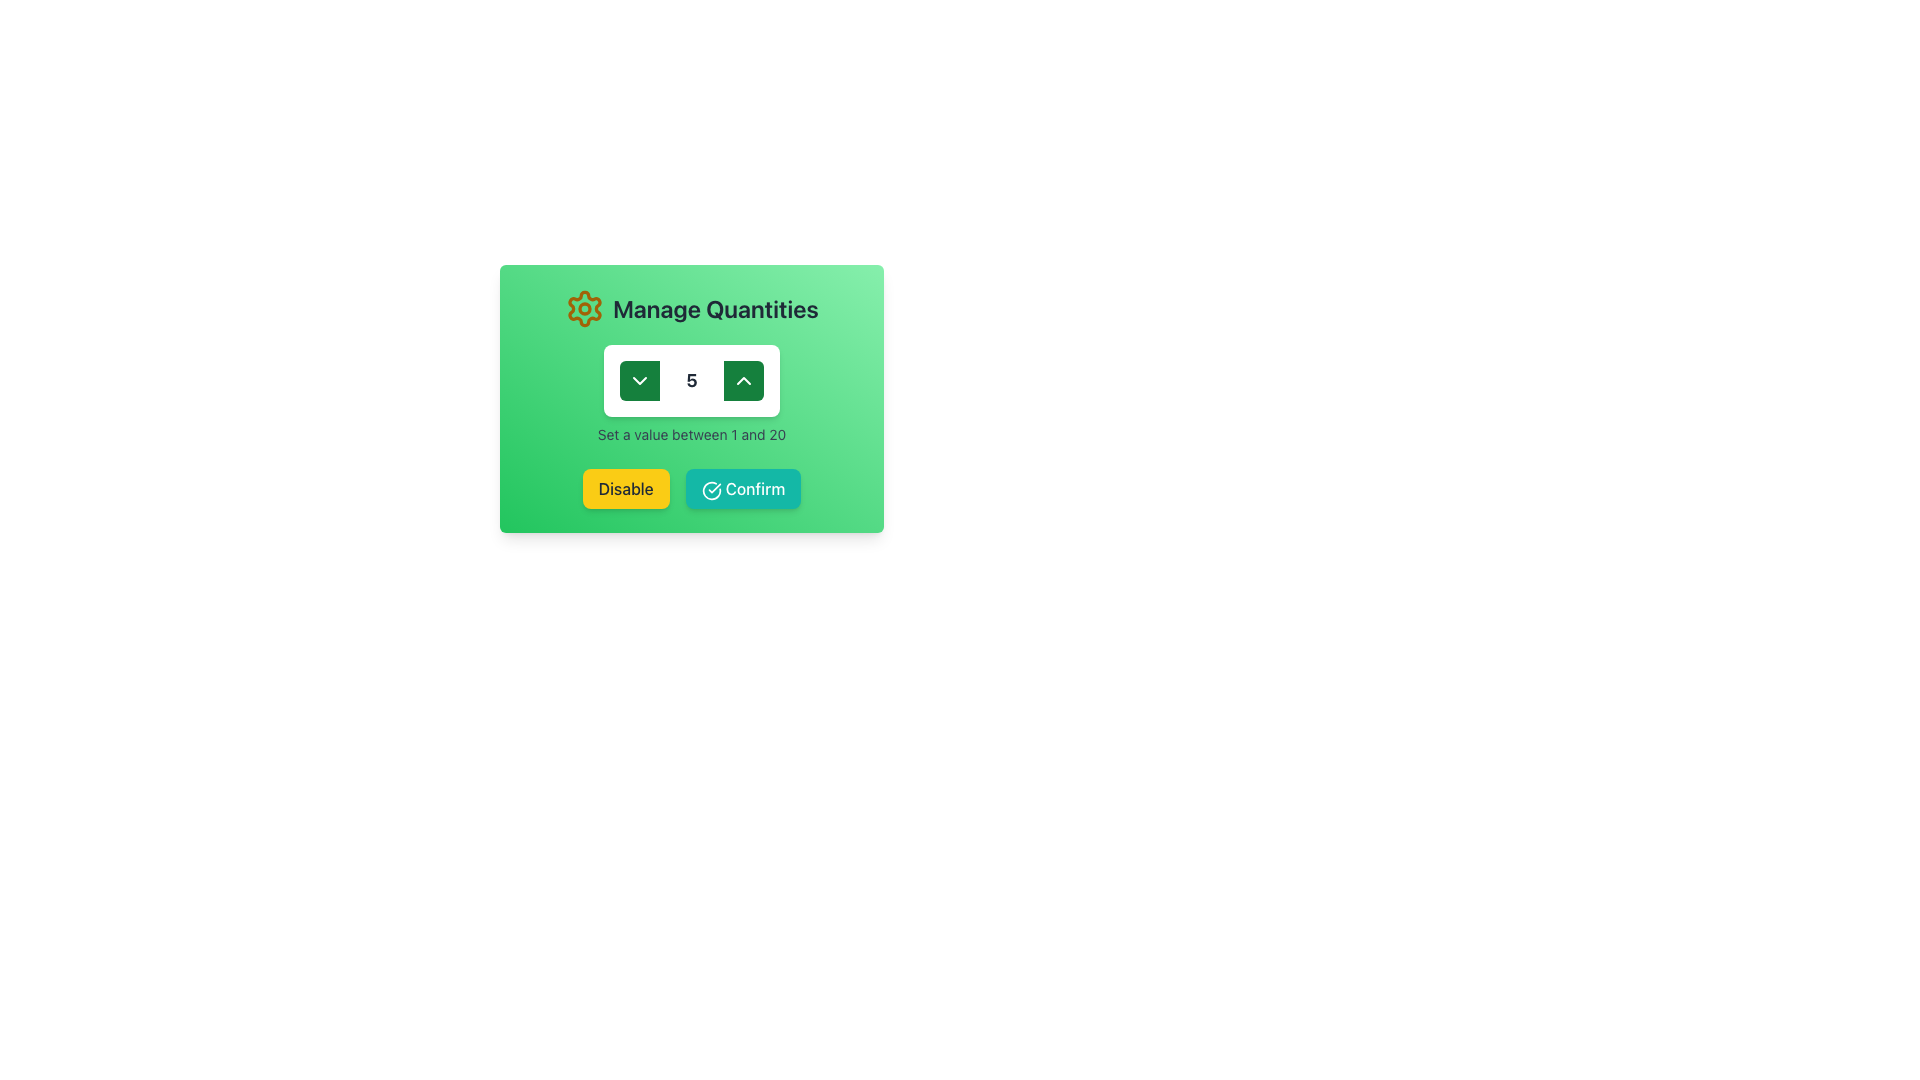  What do you see at coordinates (743, 381) in the screenshot?
I see `the green button with rounded corners and a white upward-pointing chevron icon to increment the numeric value displayed in the text field` at bounding box center [743, 381].